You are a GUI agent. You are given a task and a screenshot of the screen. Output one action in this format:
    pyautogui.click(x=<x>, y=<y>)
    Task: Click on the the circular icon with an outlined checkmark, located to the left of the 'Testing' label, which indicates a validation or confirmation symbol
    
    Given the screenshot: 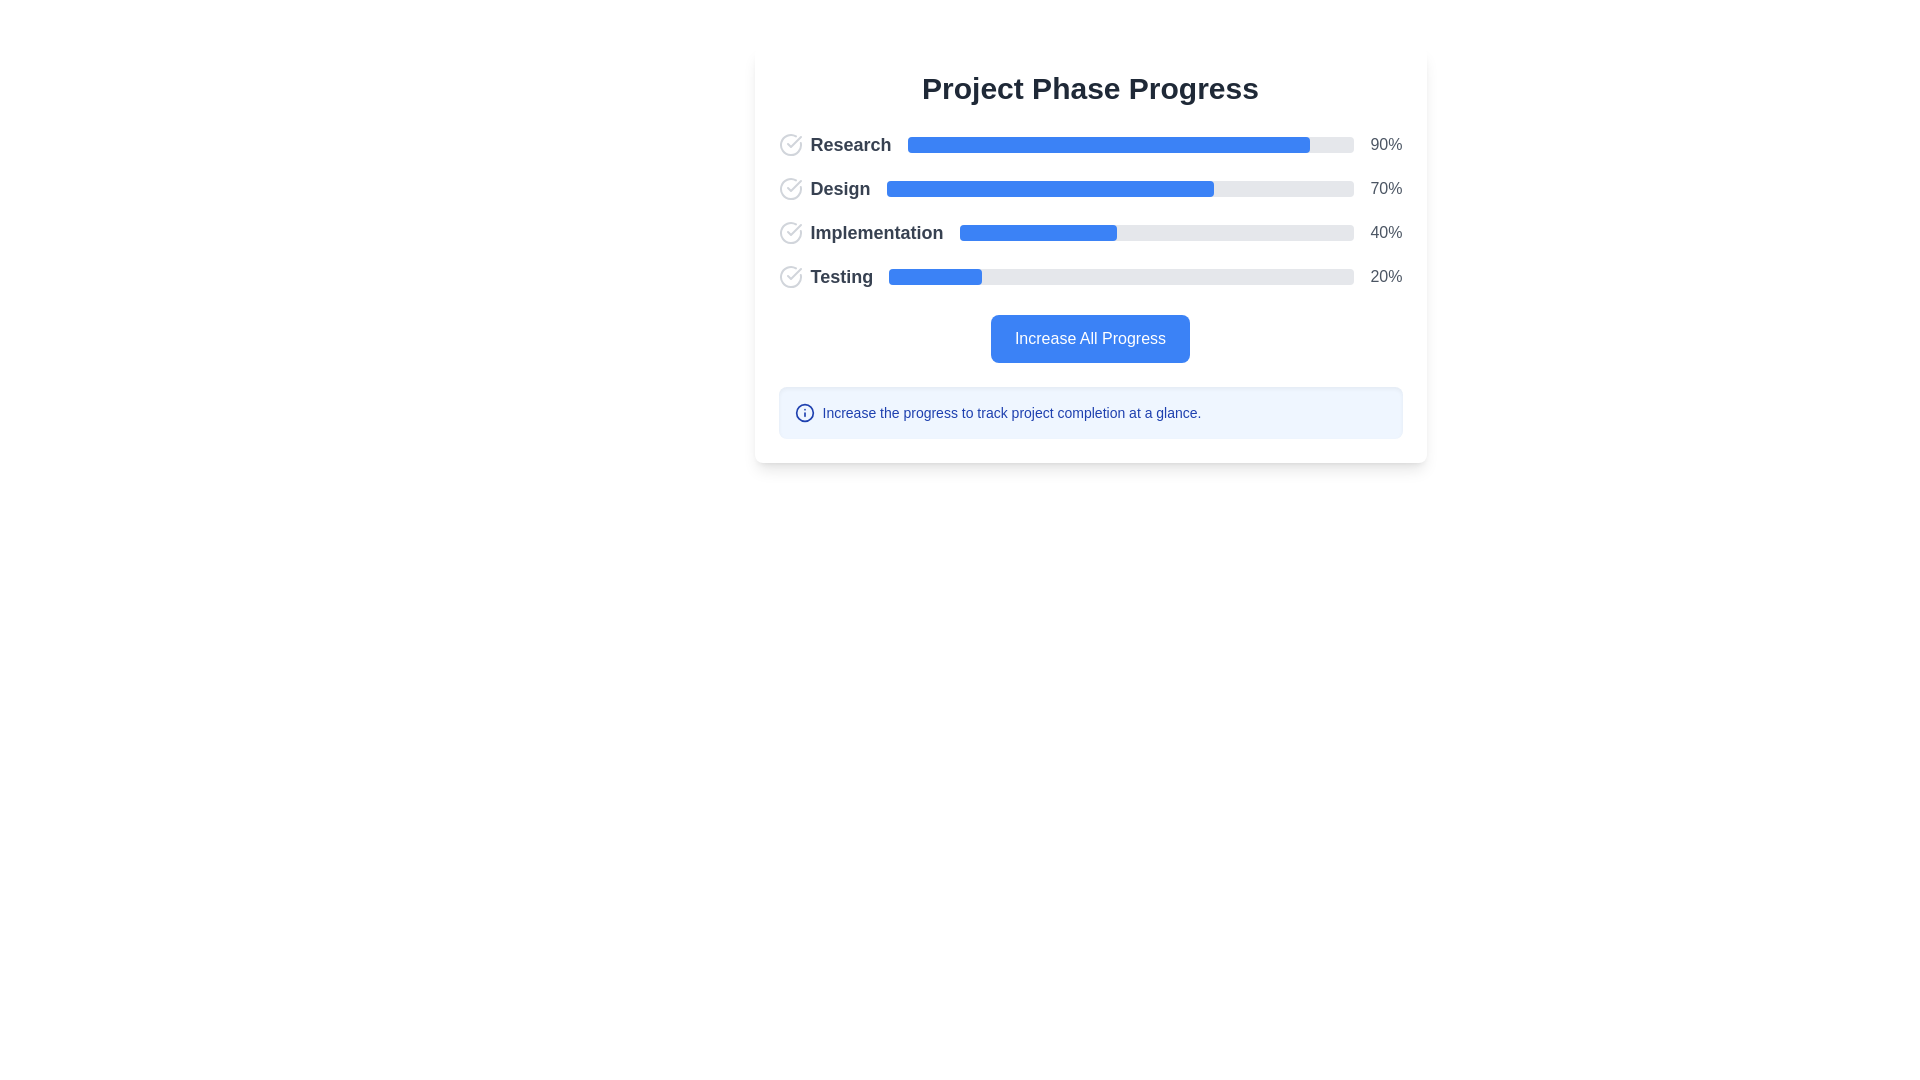 What is the action you would take?
    pyautogui.click(x=789, y=277)
    